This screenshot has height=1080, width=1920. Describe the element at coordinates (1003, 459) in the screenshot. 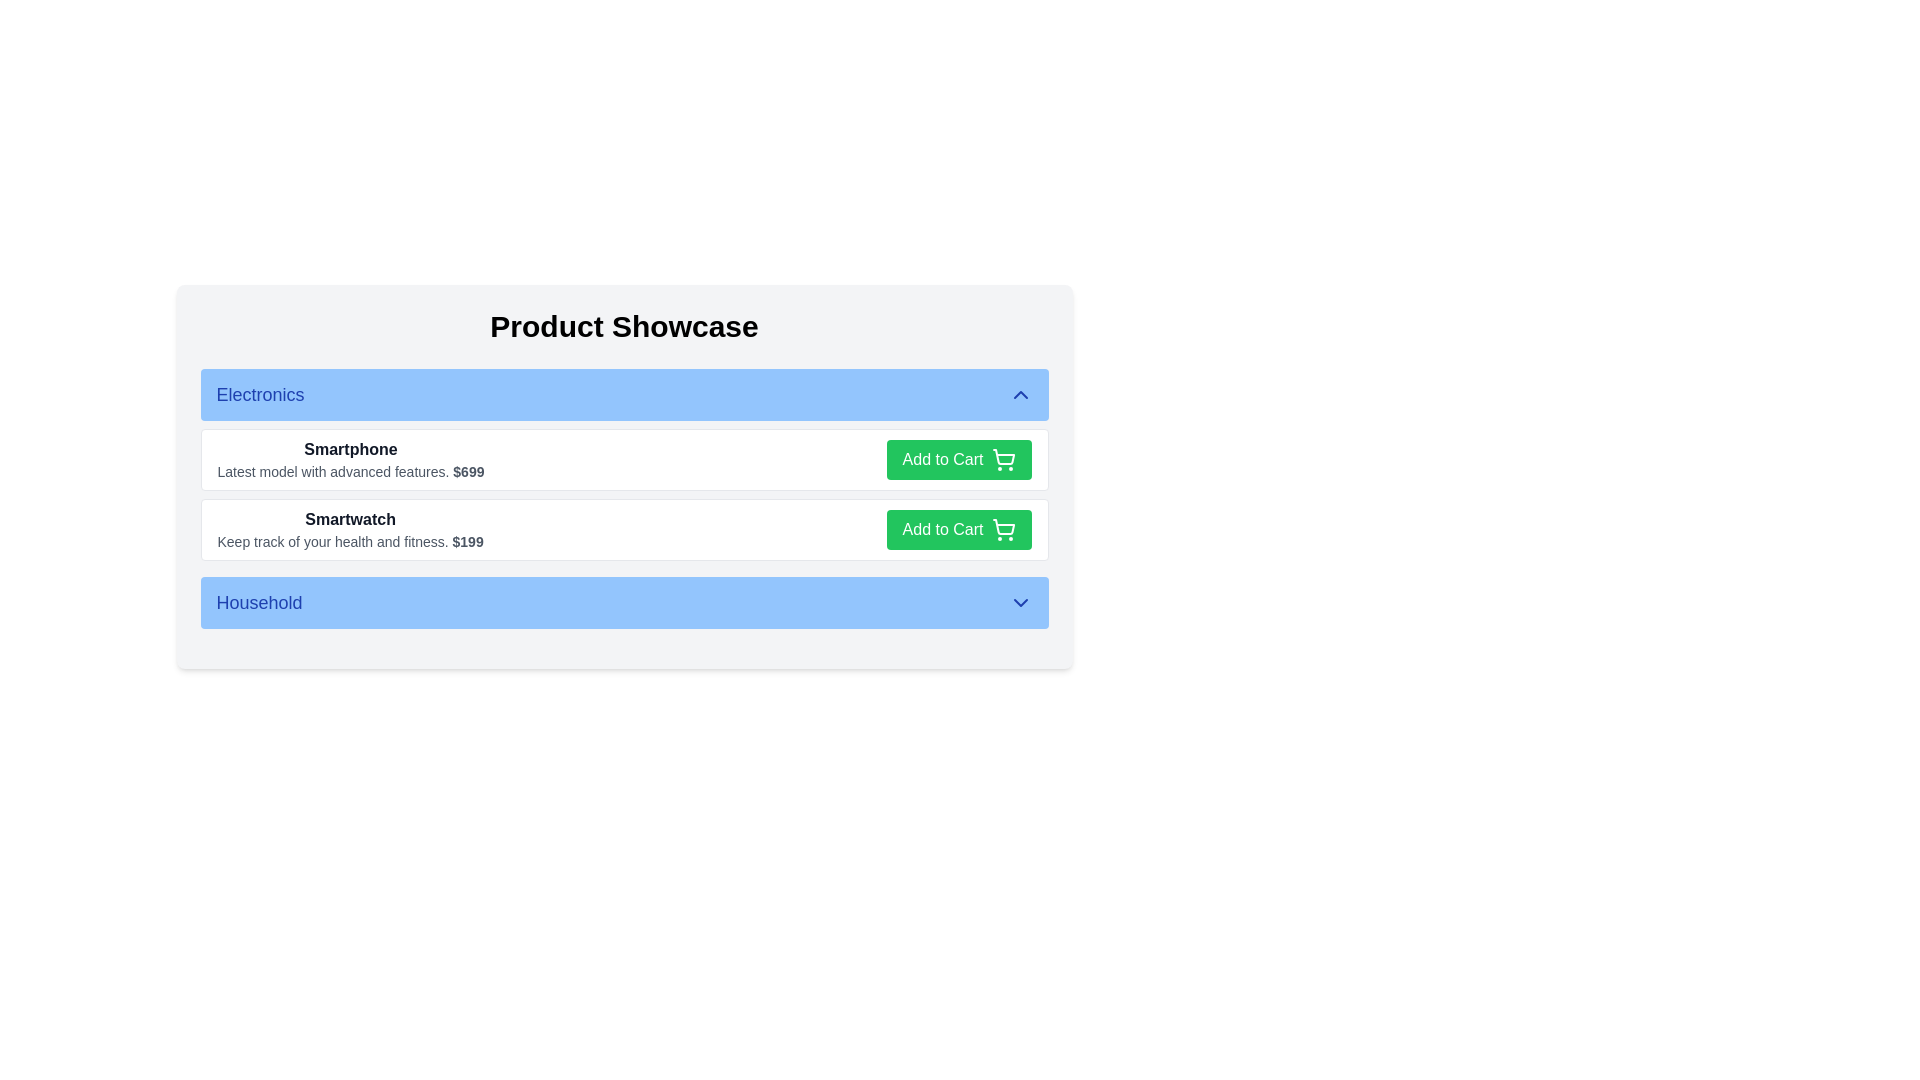

I see `the 'Add to Cart' button which contains a shopping cart icon, visually indicating the action to add items to the cart` at that location.